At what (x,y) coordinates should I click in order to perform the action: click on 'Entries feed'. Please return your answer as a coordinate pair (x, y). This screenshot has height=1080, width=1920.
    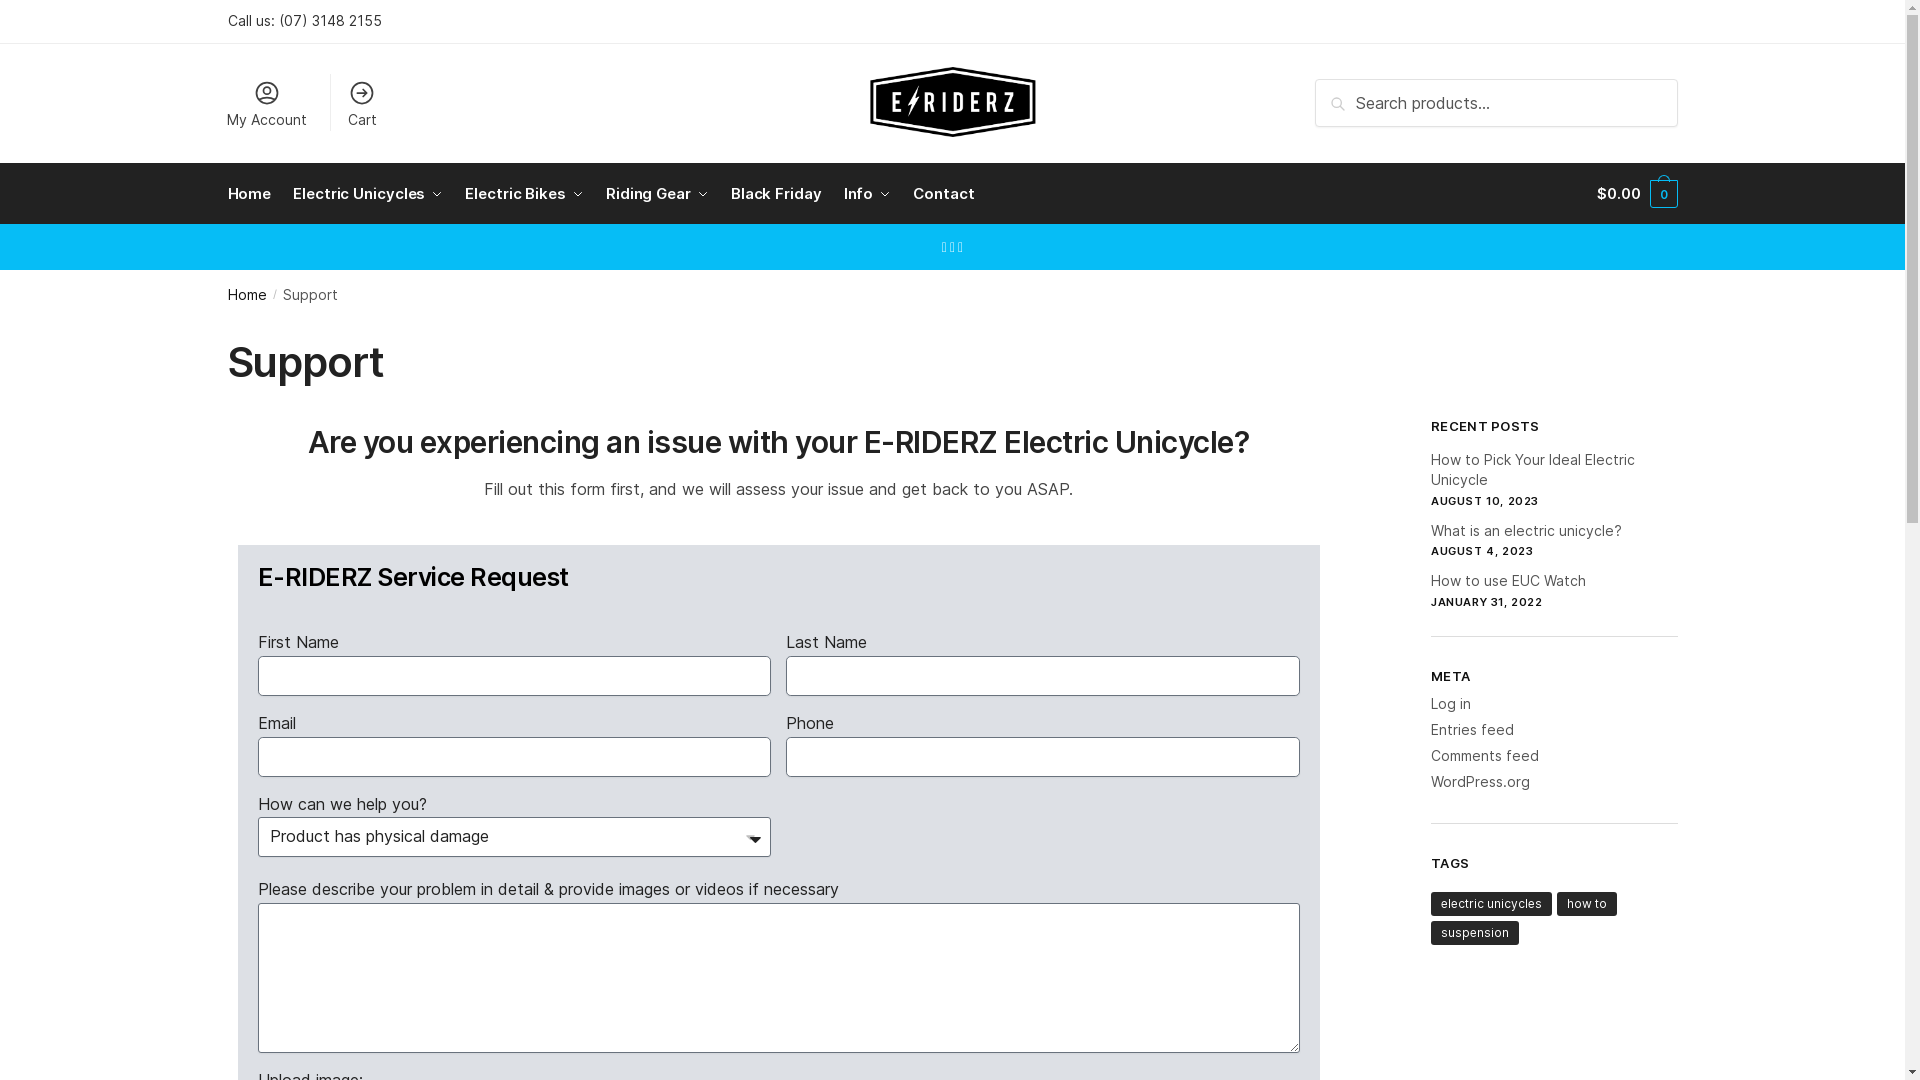
    Looking at the image, I should click on (1429, 729).